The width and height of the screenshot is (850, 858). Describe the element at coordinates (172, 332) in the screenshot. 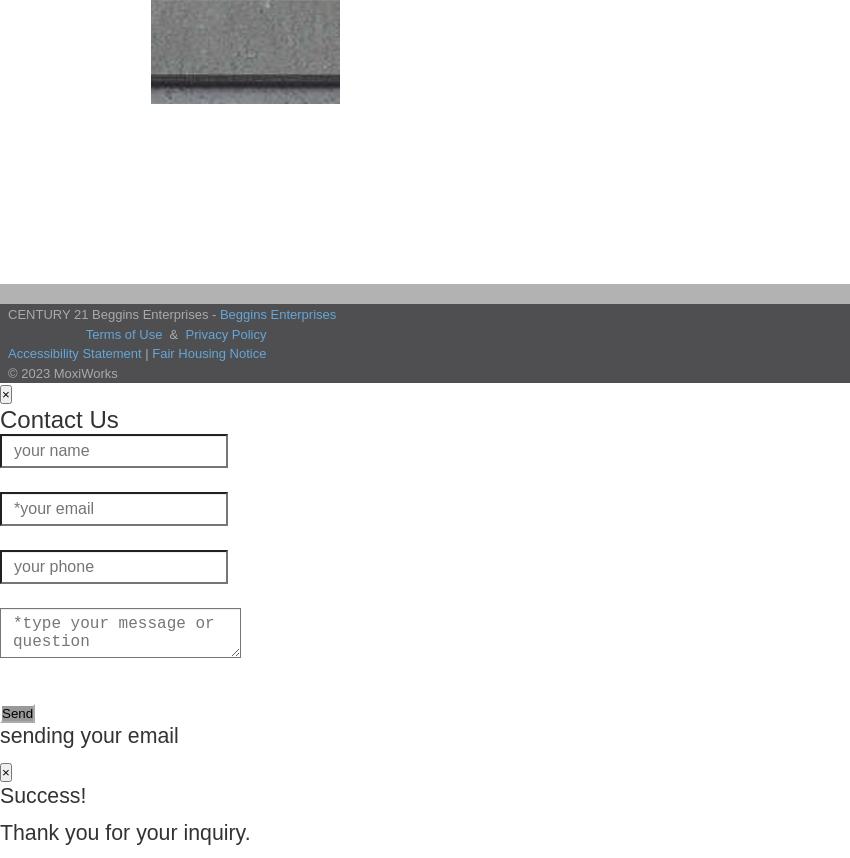

I see `'&'` at that location.